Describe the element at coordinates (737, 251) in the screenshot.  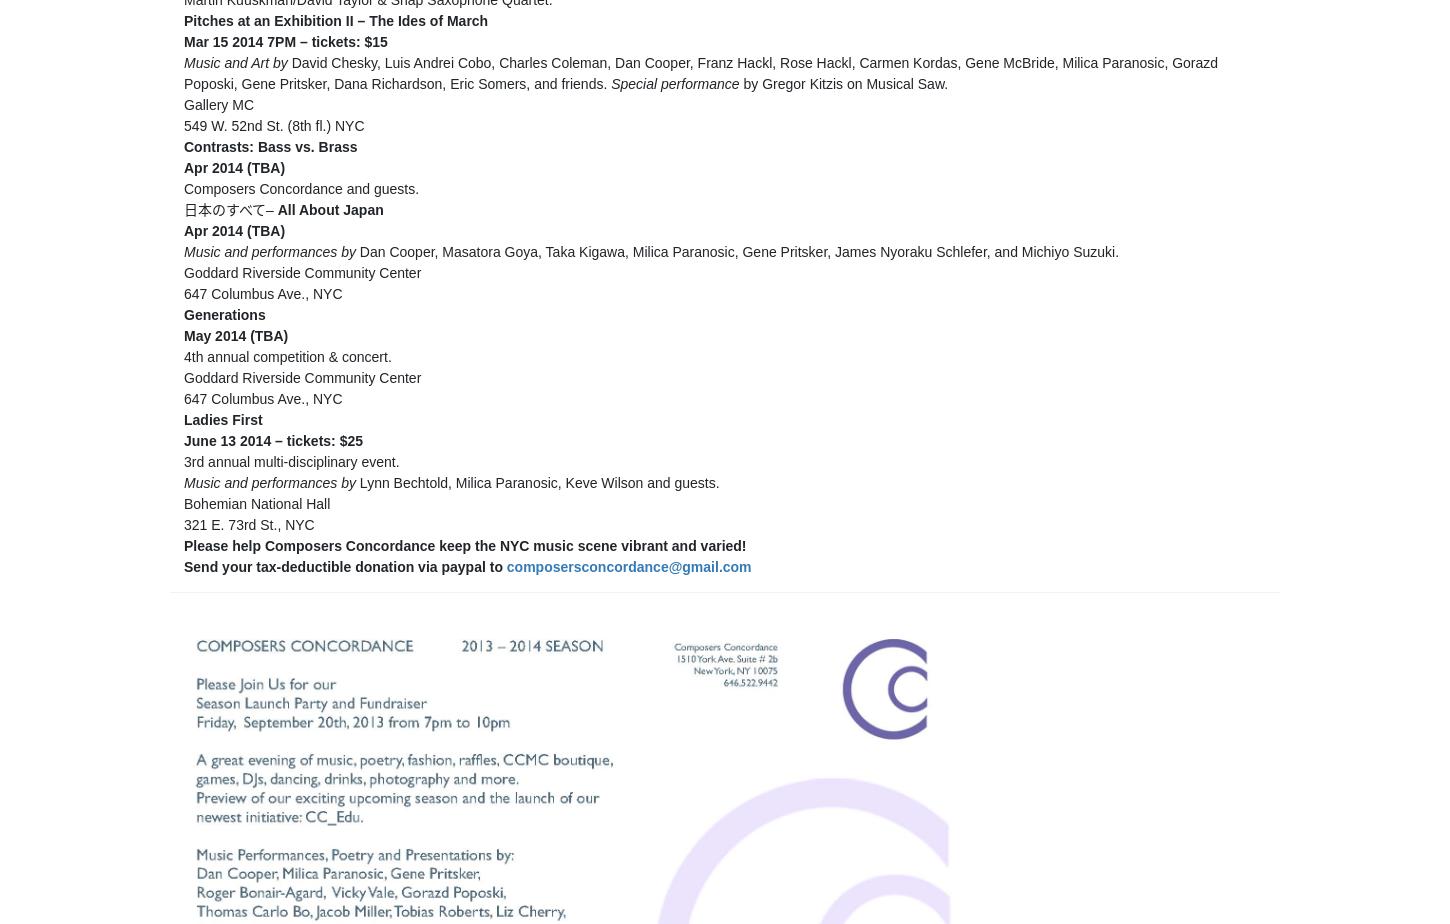
I see `'Dan Cooper, Masatora Goya, Taka Kigawa, Milica Paranosic, Gene Pritsker, James Nyoraku Schlefer, and Michiyo Suzuki.'` at that location.